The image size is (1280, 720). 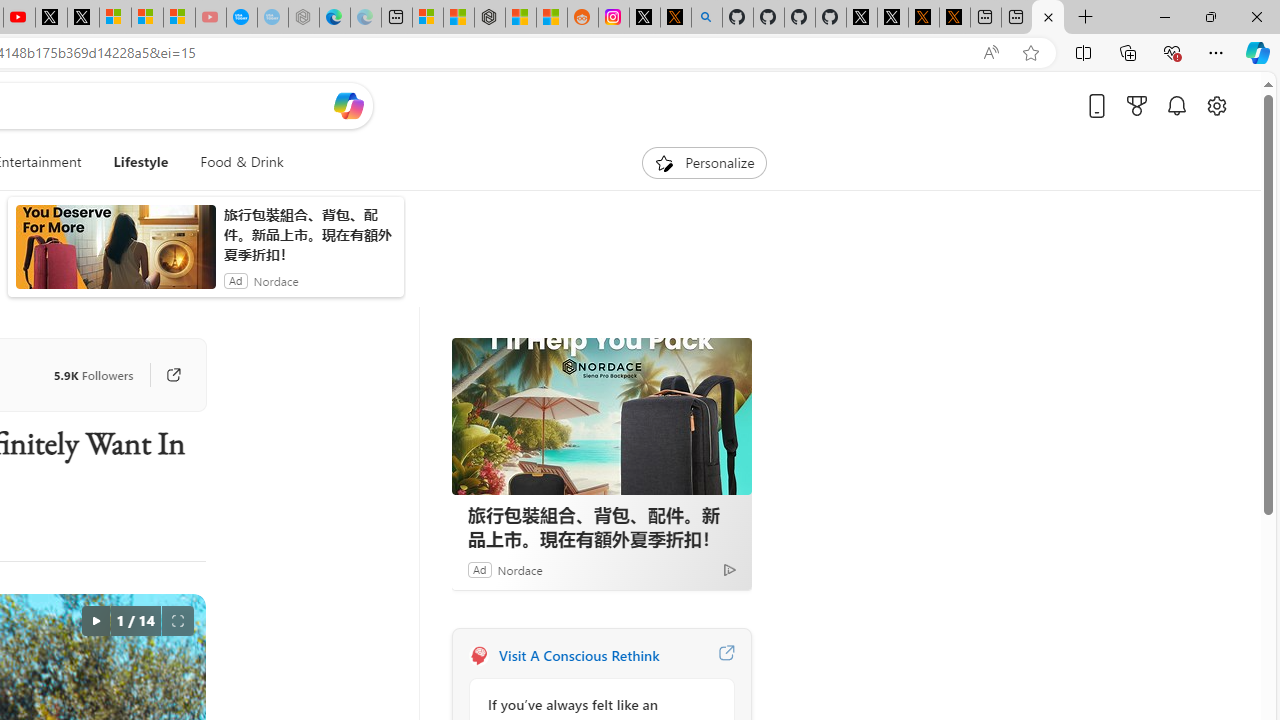 What do you see at coordinates (272, 17) in the screenshot?
I see `'Nordace - Nordace has arrived Hong Kong - Sleeping'` at bounding box center [272, 17].